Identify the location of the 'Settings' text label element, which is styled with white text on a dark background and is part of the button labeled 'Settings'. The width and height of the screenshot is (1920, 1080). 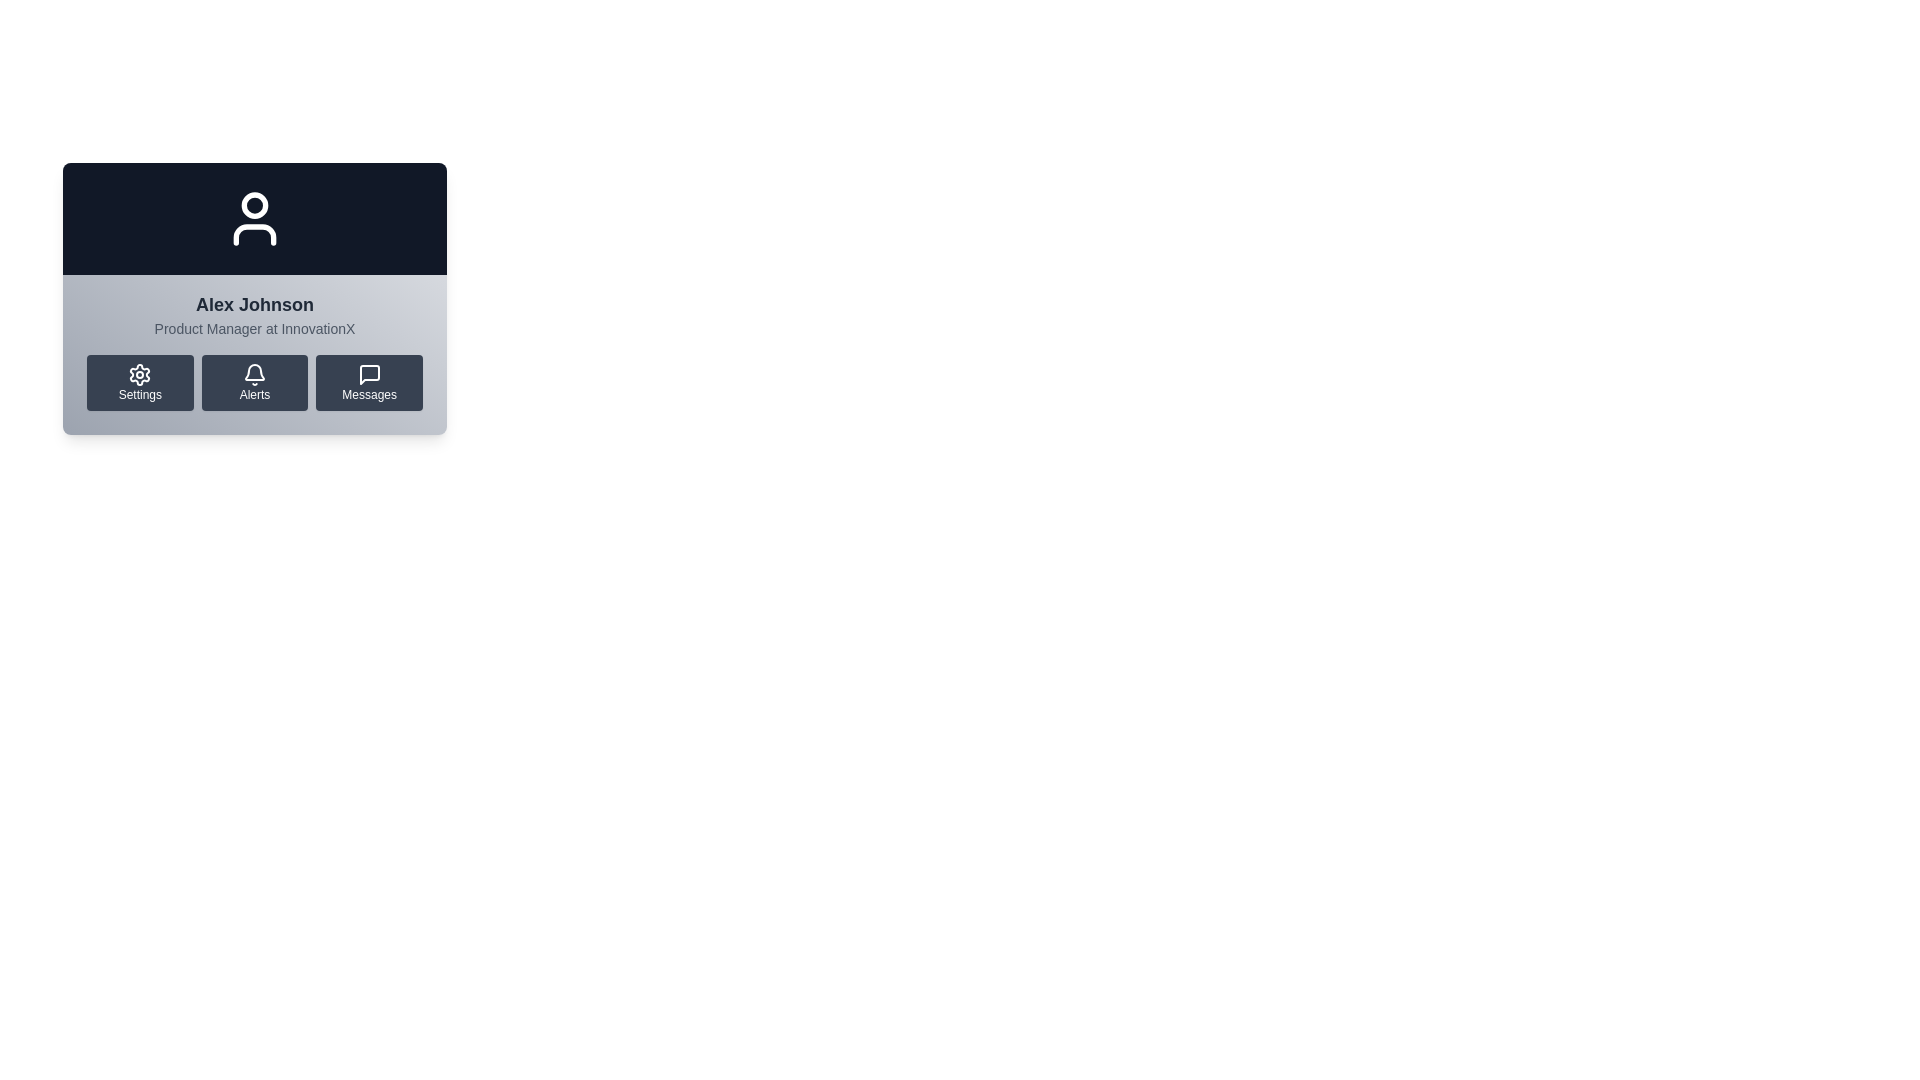
(139, 394).